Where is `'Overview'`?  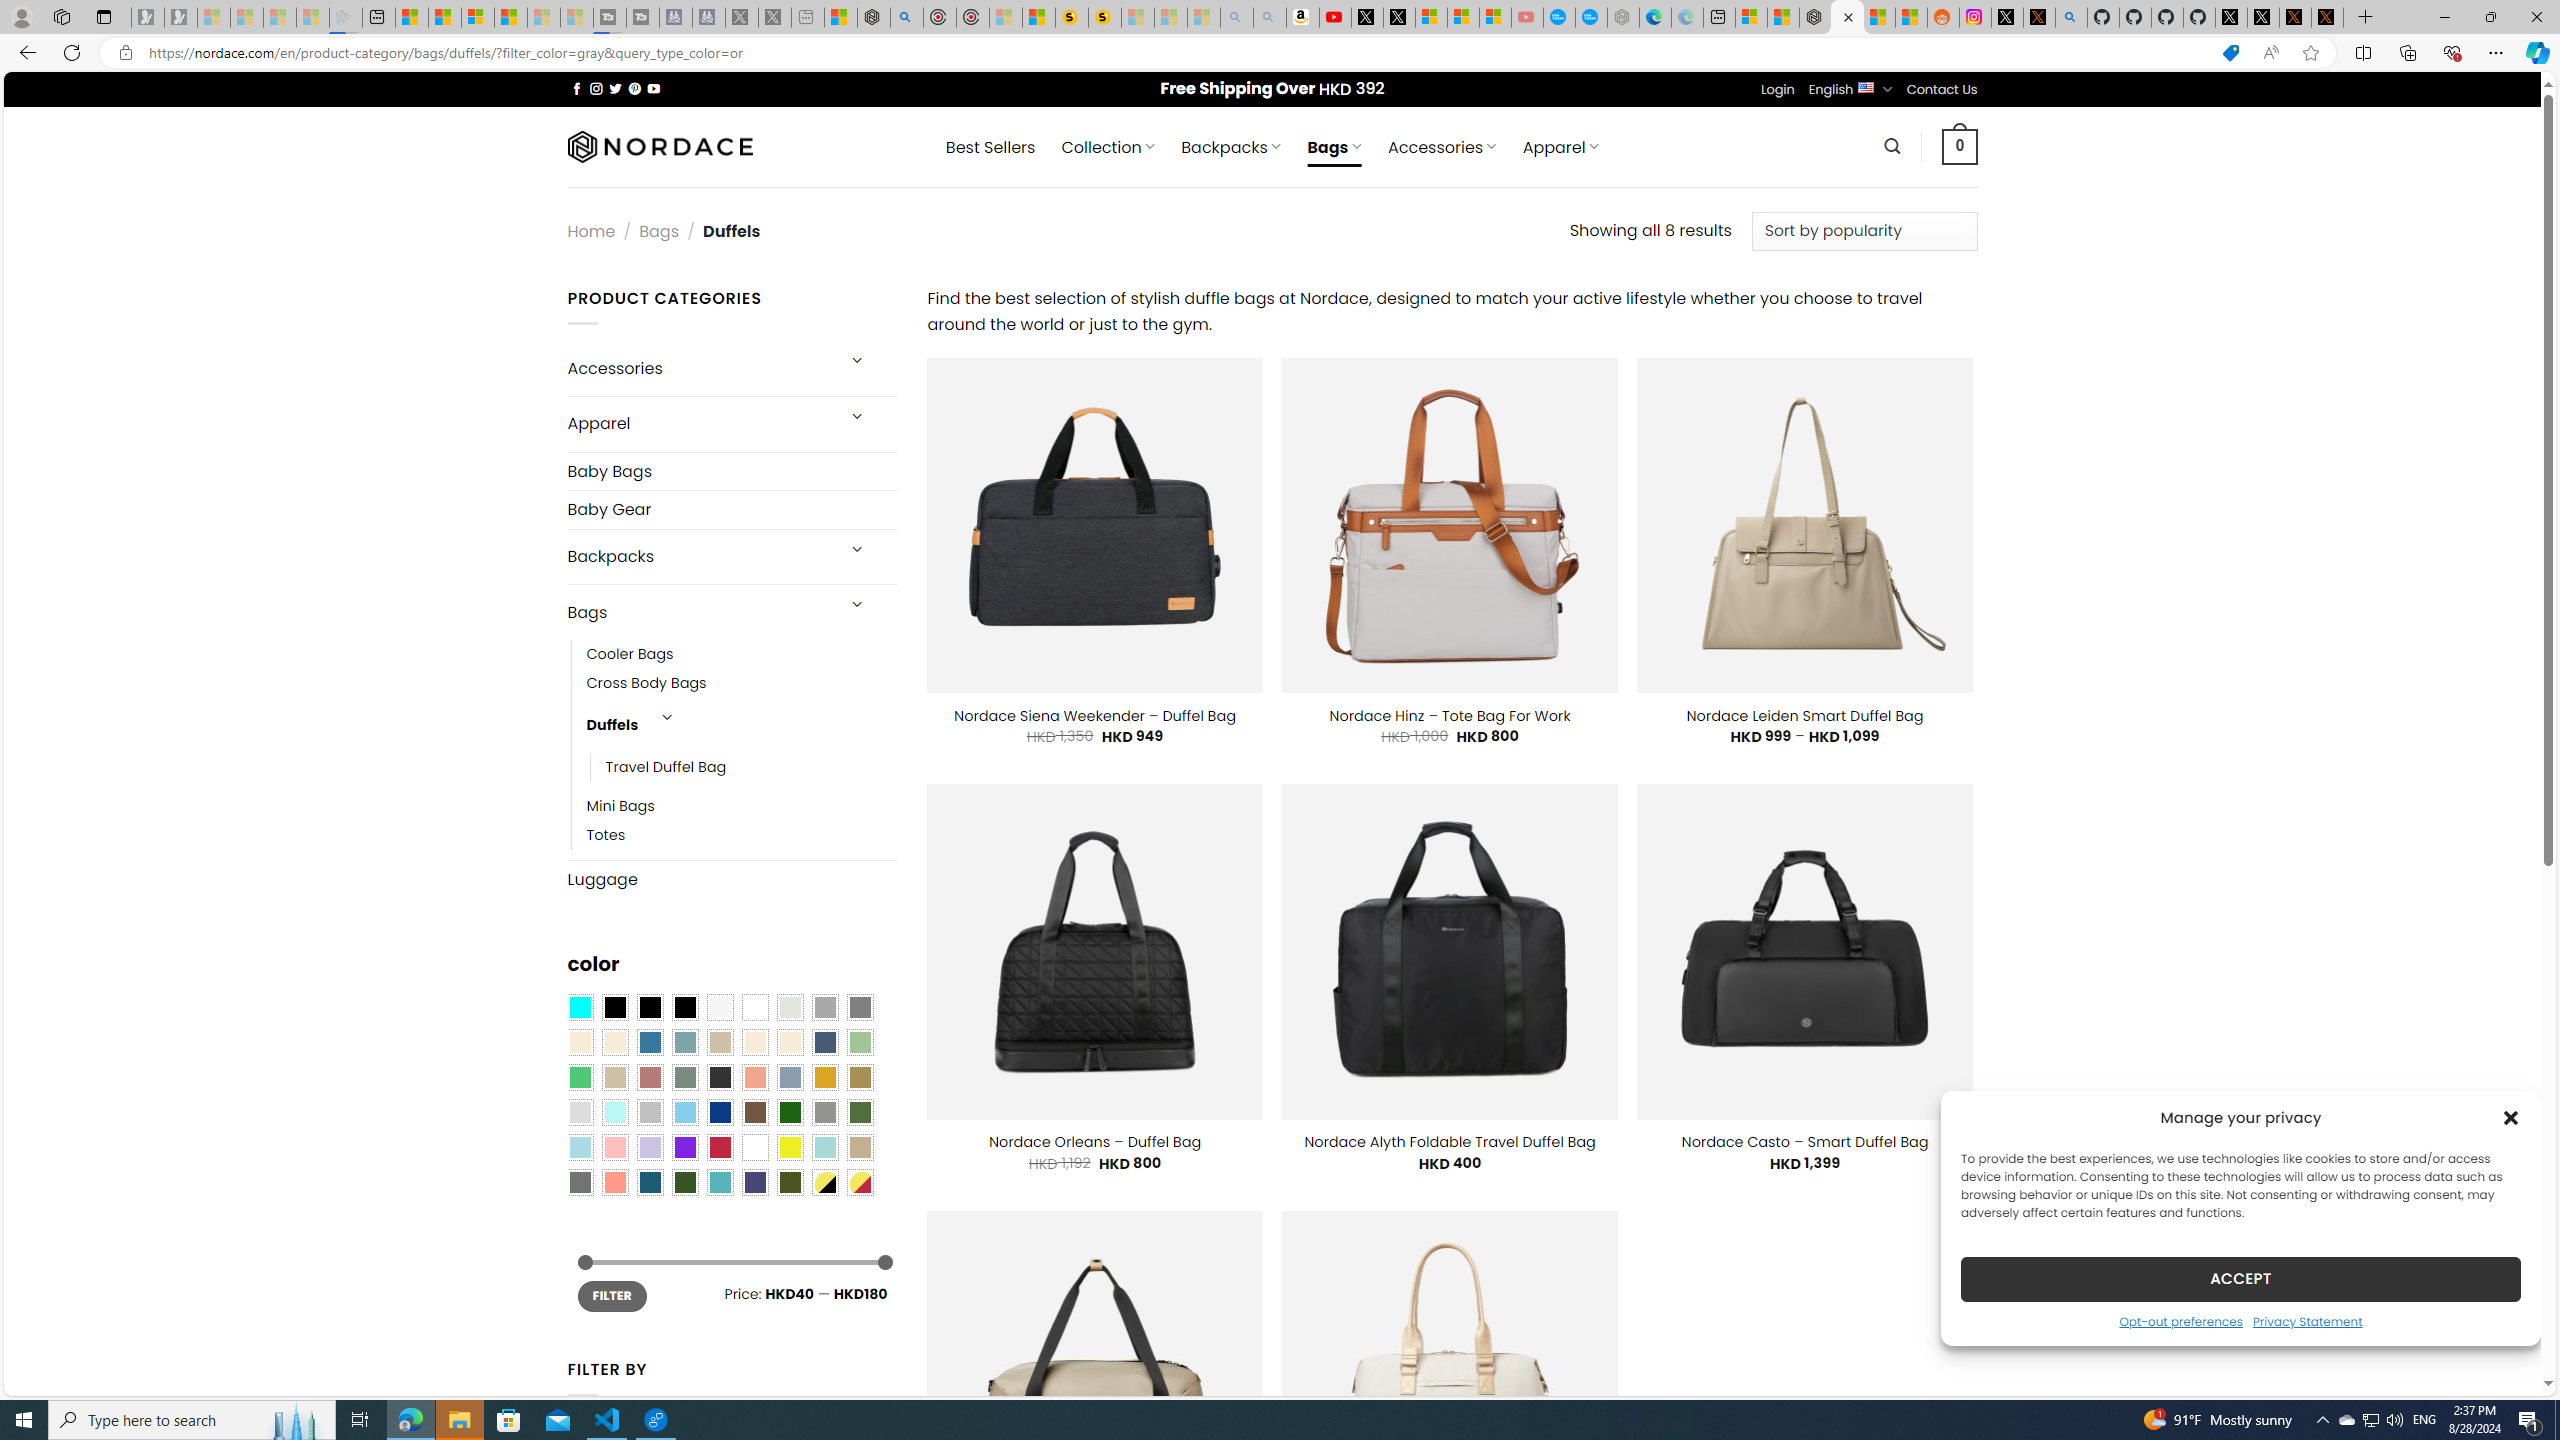
'Overview' is located at coordinates (476, 16).